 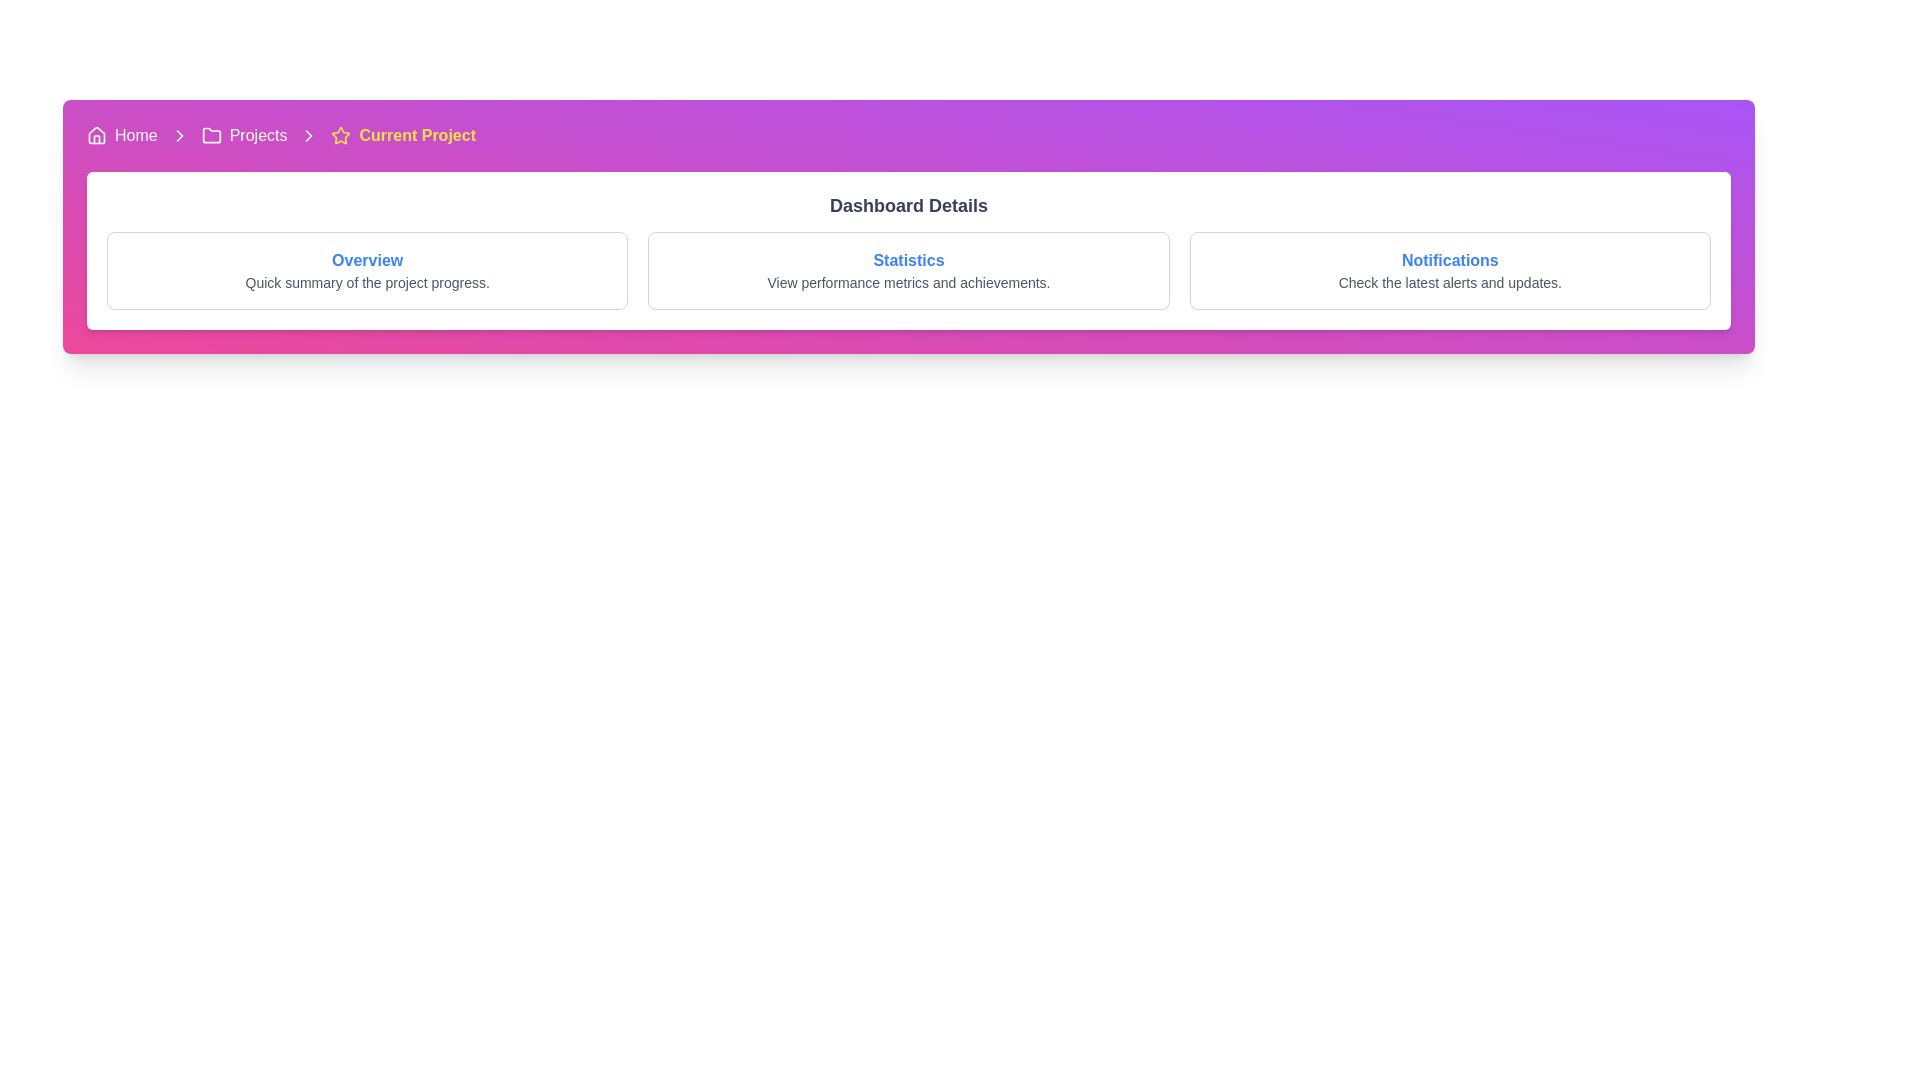 What do you see at coordinates (243, 135) in the screenshot?
I see `the 'Projects' breadcrumb navigation item, which includes an icon and text` at bounding box center [243, 135].